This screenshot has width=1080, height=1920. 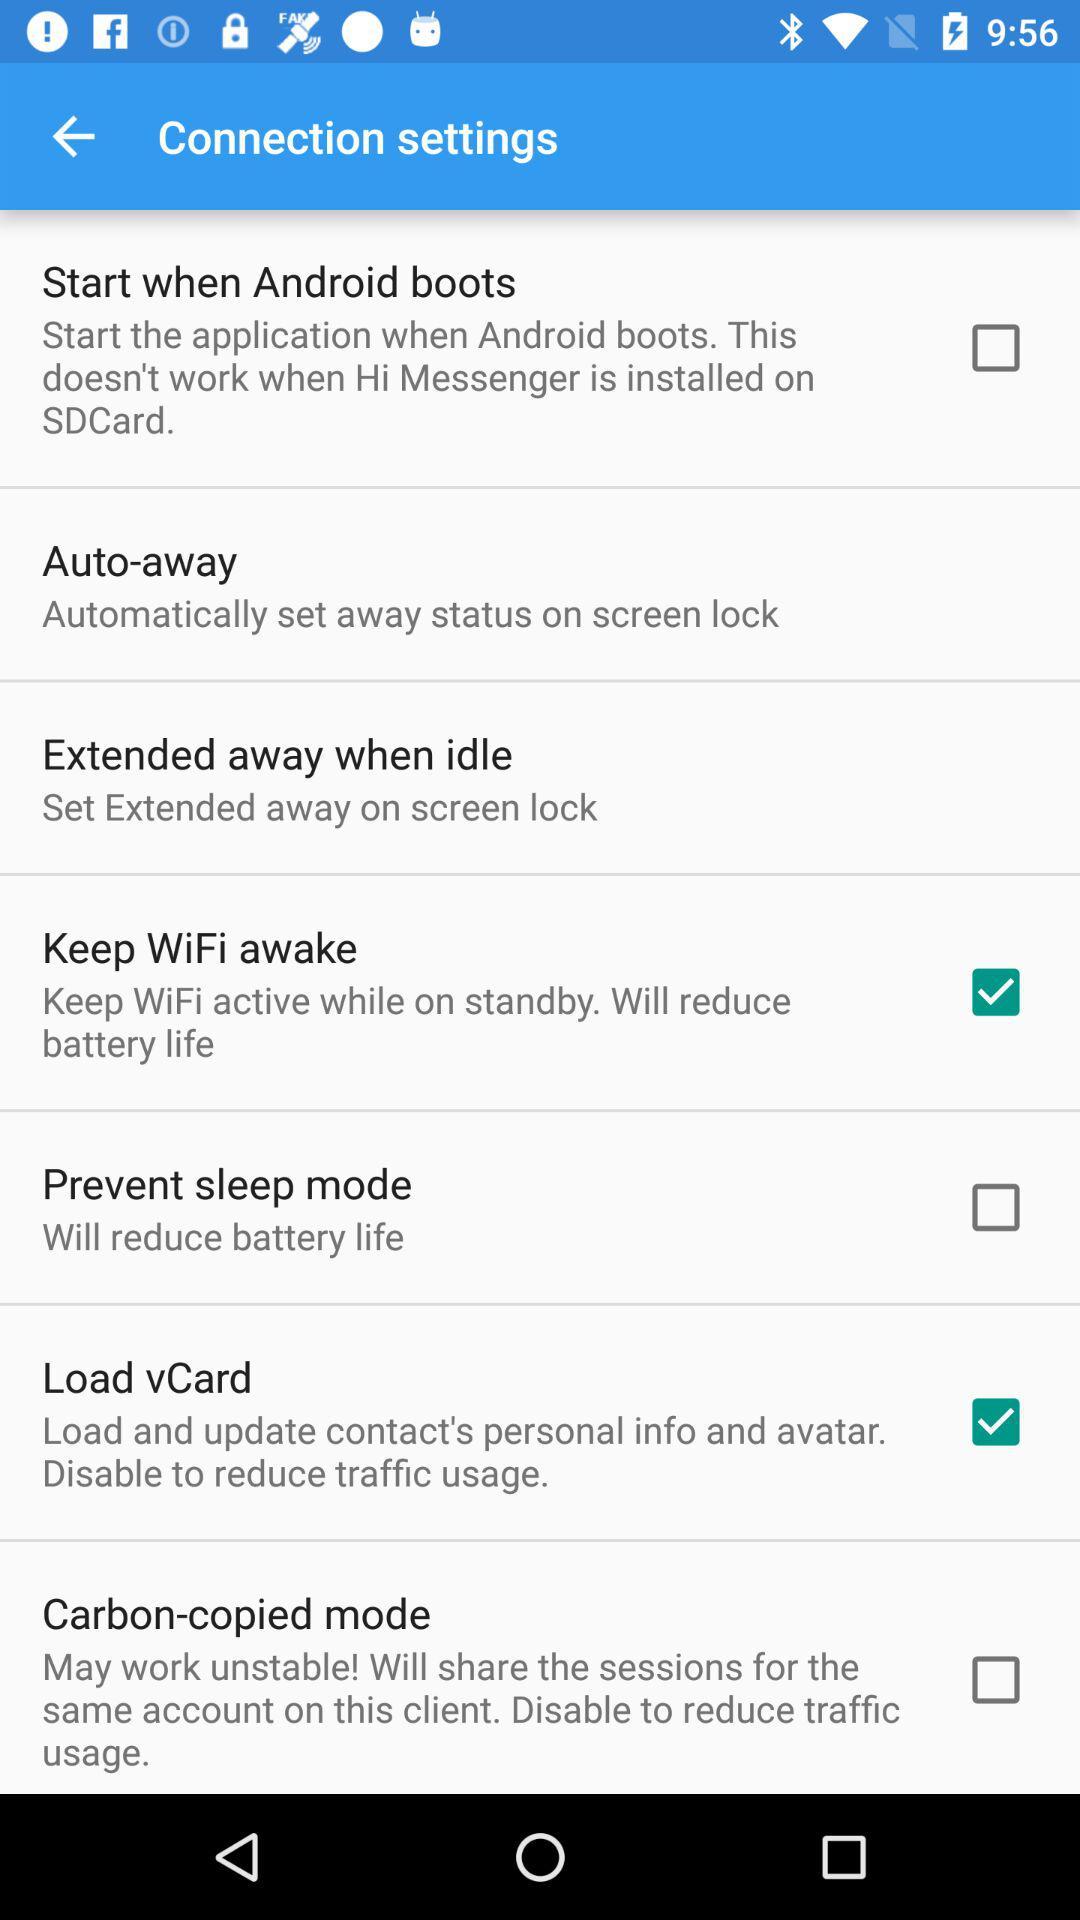 I want to click on the load vcard, so click(x=146, y=1375).